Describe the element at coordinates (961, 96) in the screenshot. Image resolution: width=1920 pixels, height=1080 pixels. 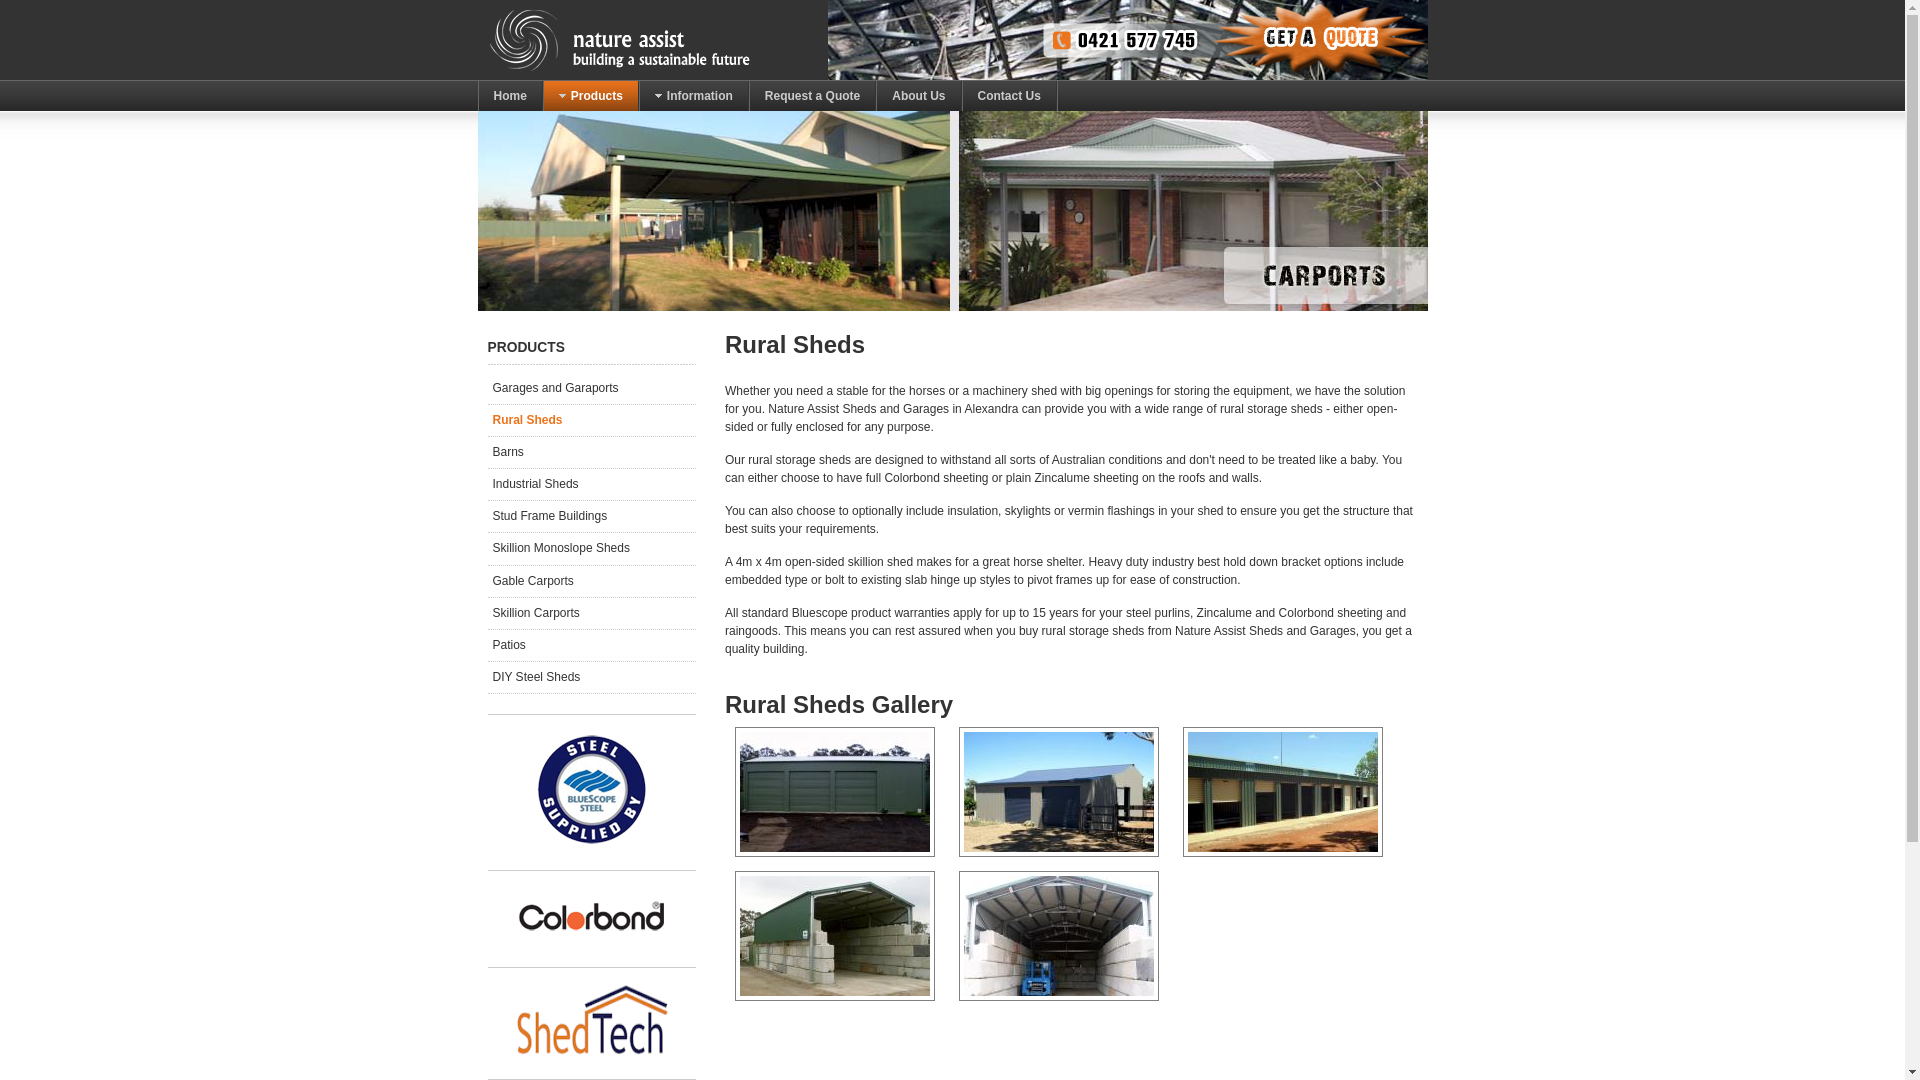
I see `'Contact Us'` at that location.